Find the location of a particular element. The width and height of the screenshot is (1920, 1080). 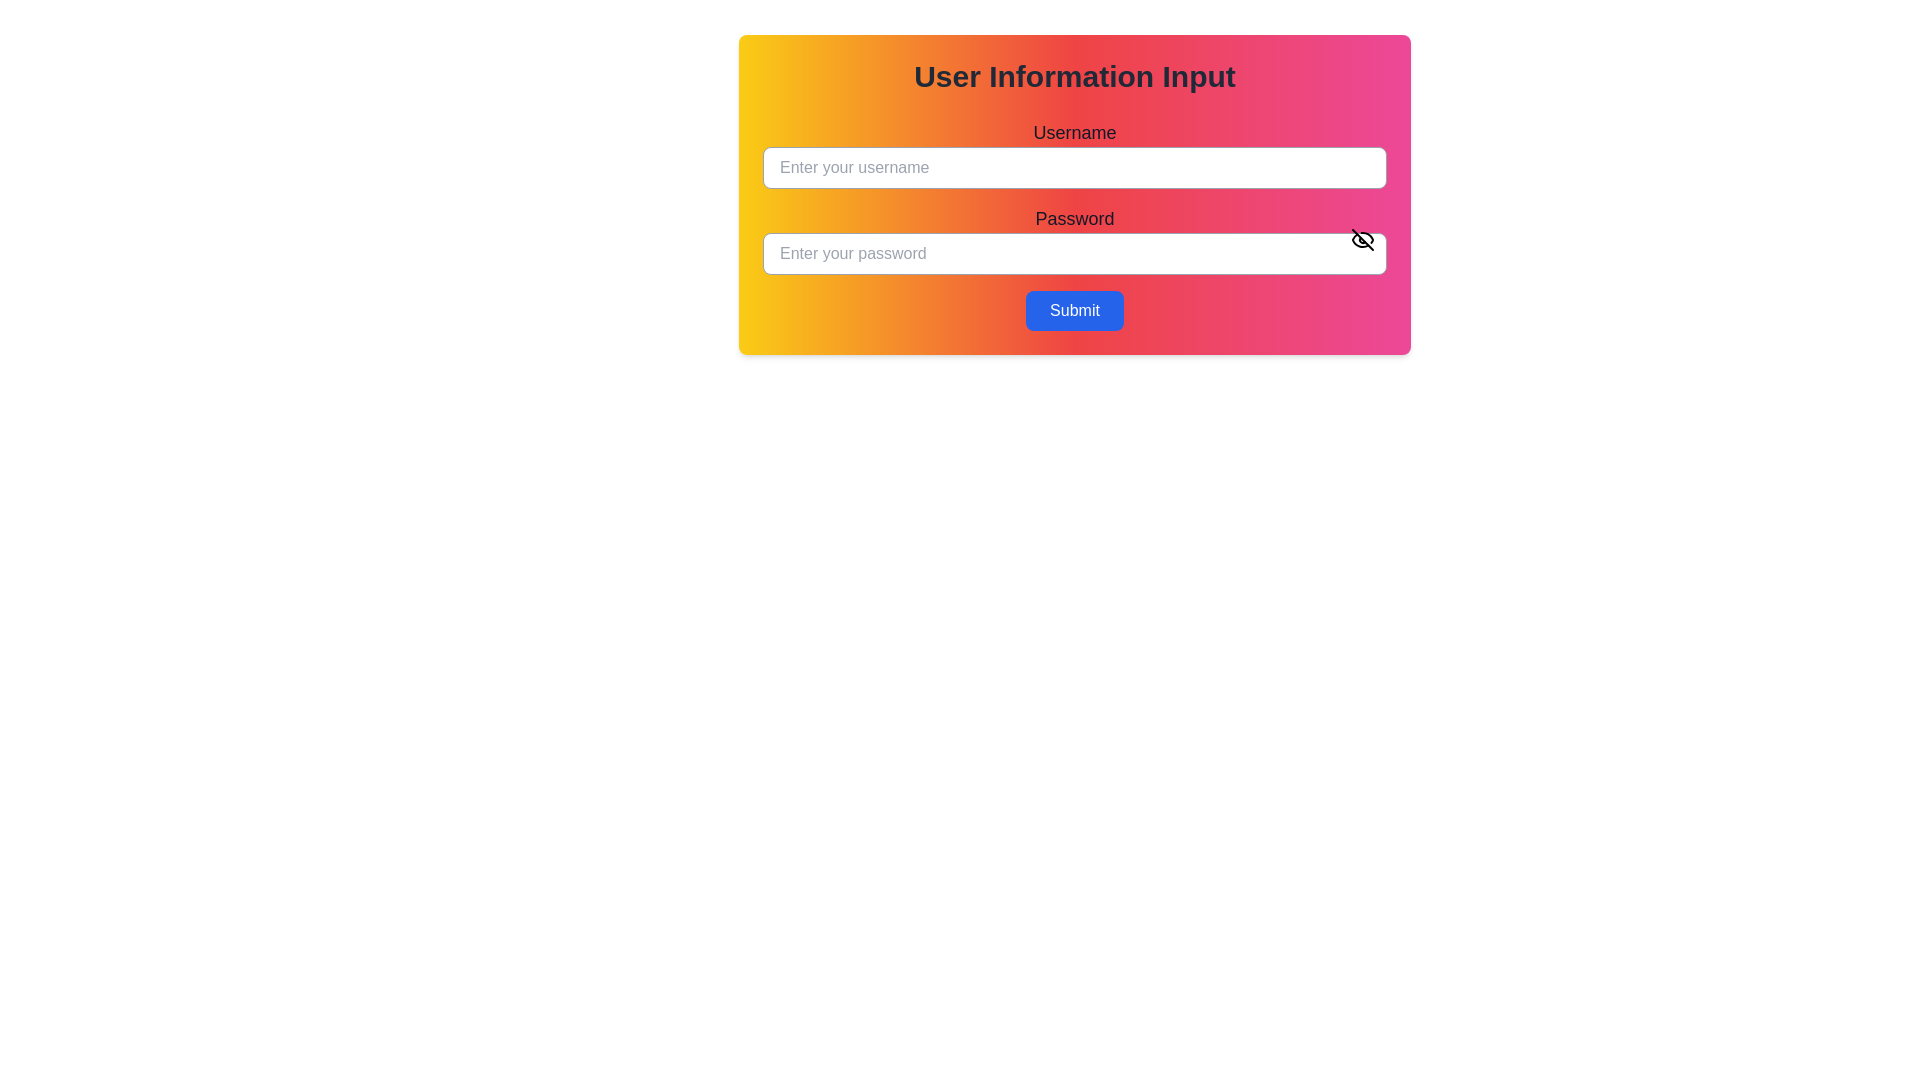

the password label element that guides users on what information to input, which is located below the 'Username' label and above the password input field is located at coordinates (1074, 219).